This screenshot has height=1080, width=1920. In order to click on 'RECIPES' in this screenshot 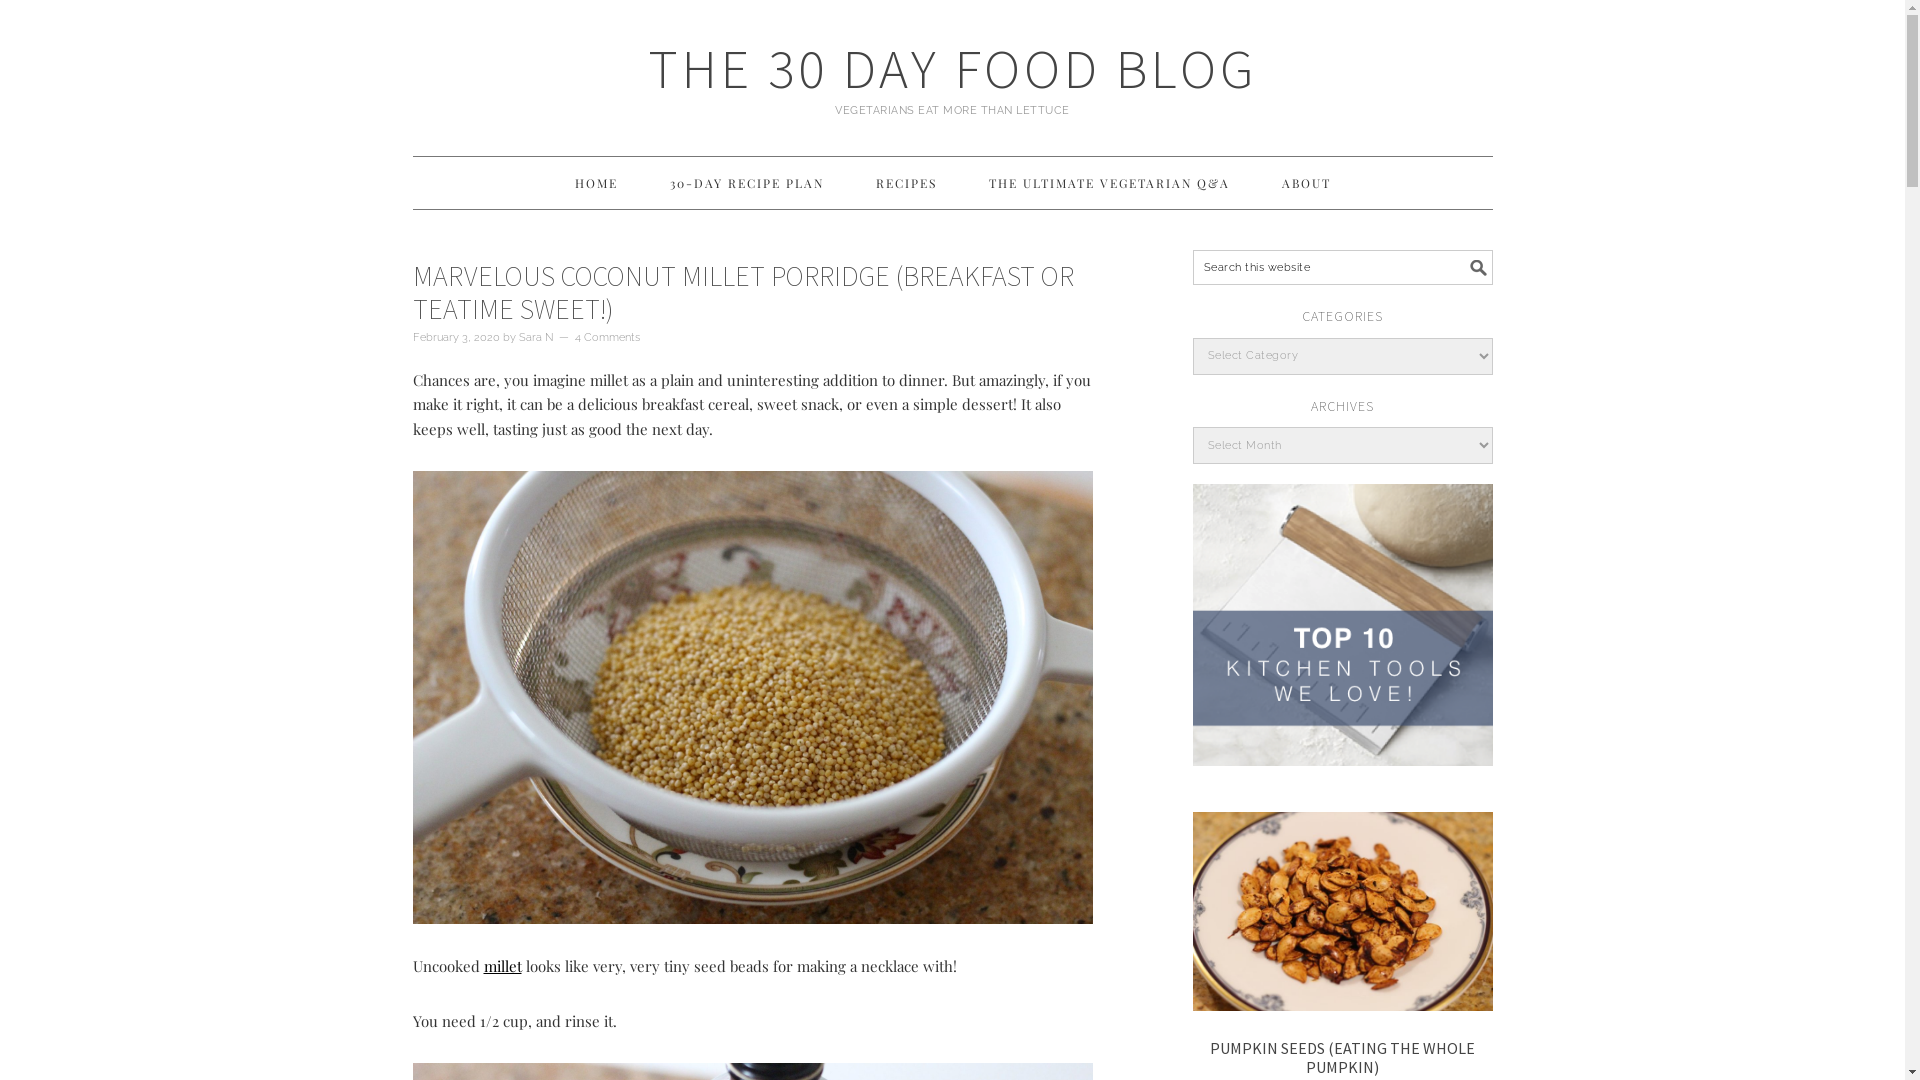, I will do `click(904, 182)`.